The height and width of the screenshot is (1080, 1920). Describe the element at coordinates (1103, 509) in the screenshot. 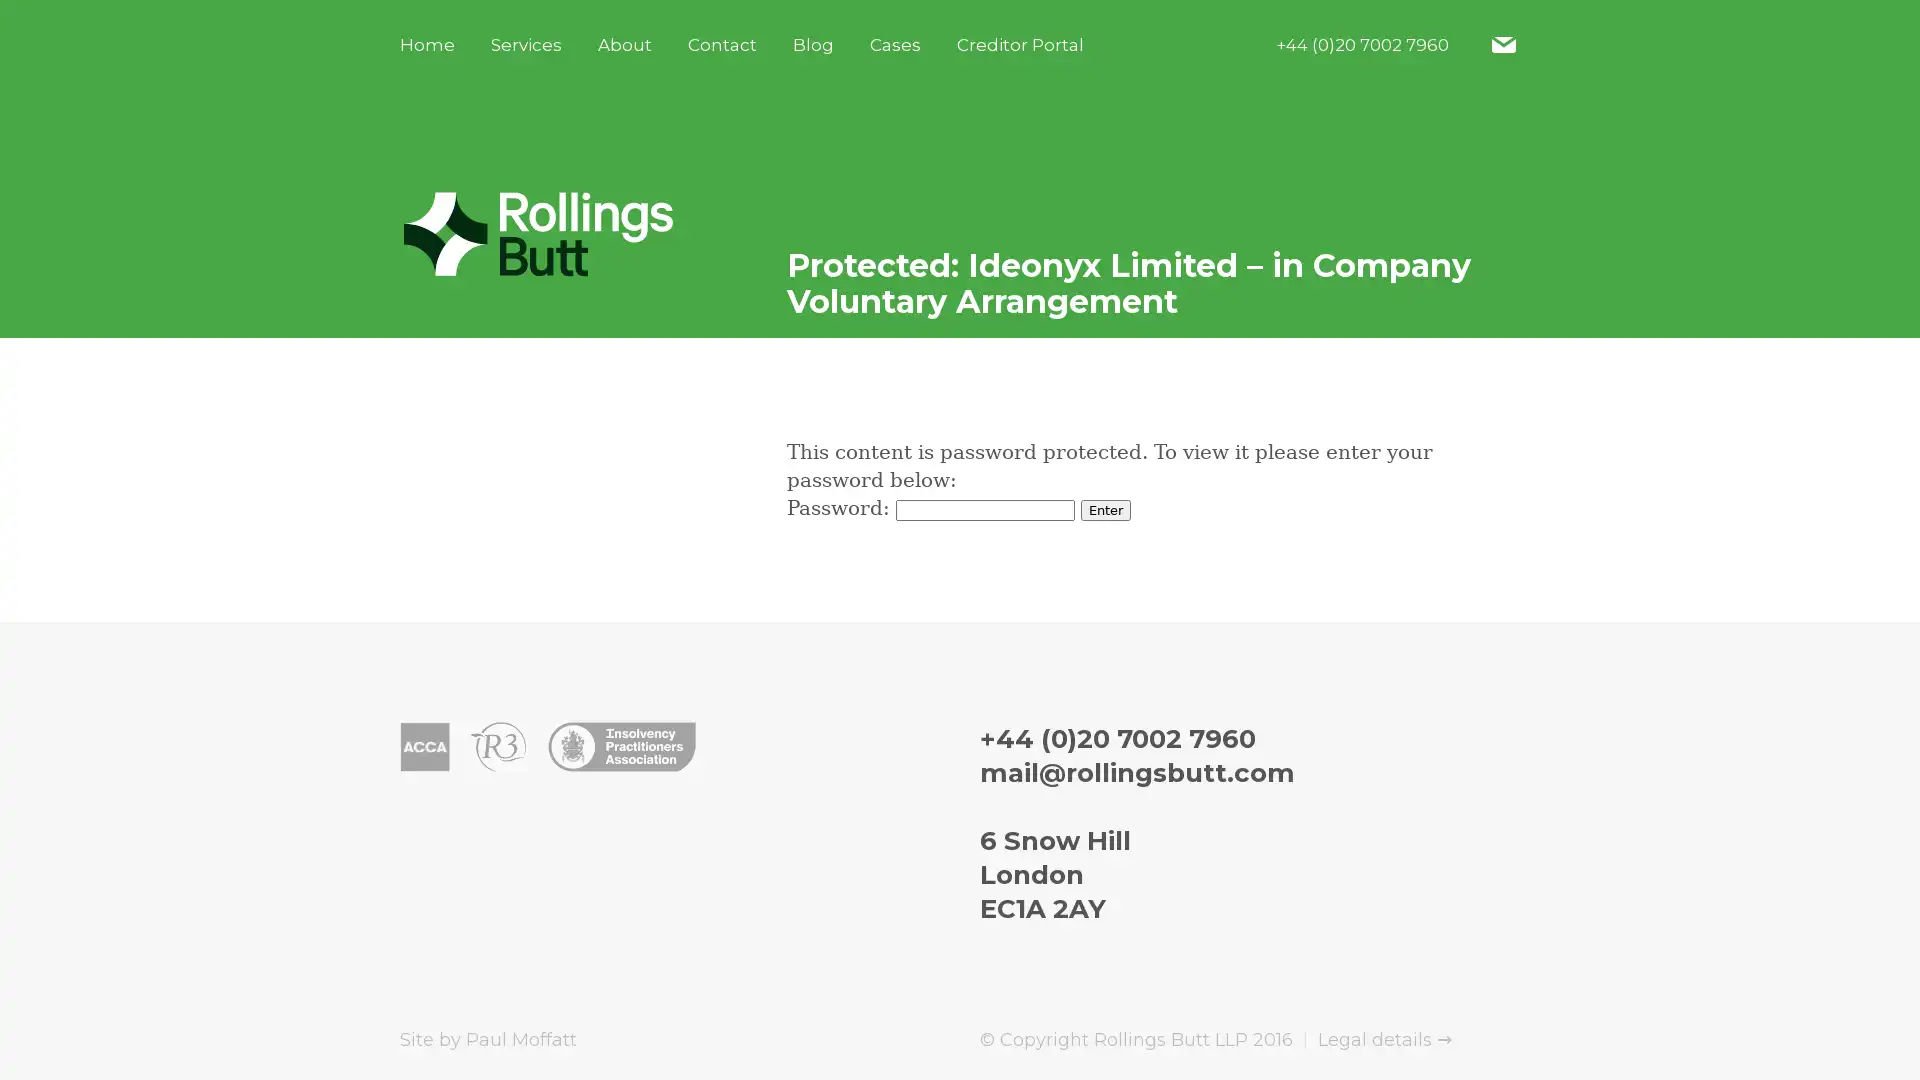

I see `Enter` at that location.